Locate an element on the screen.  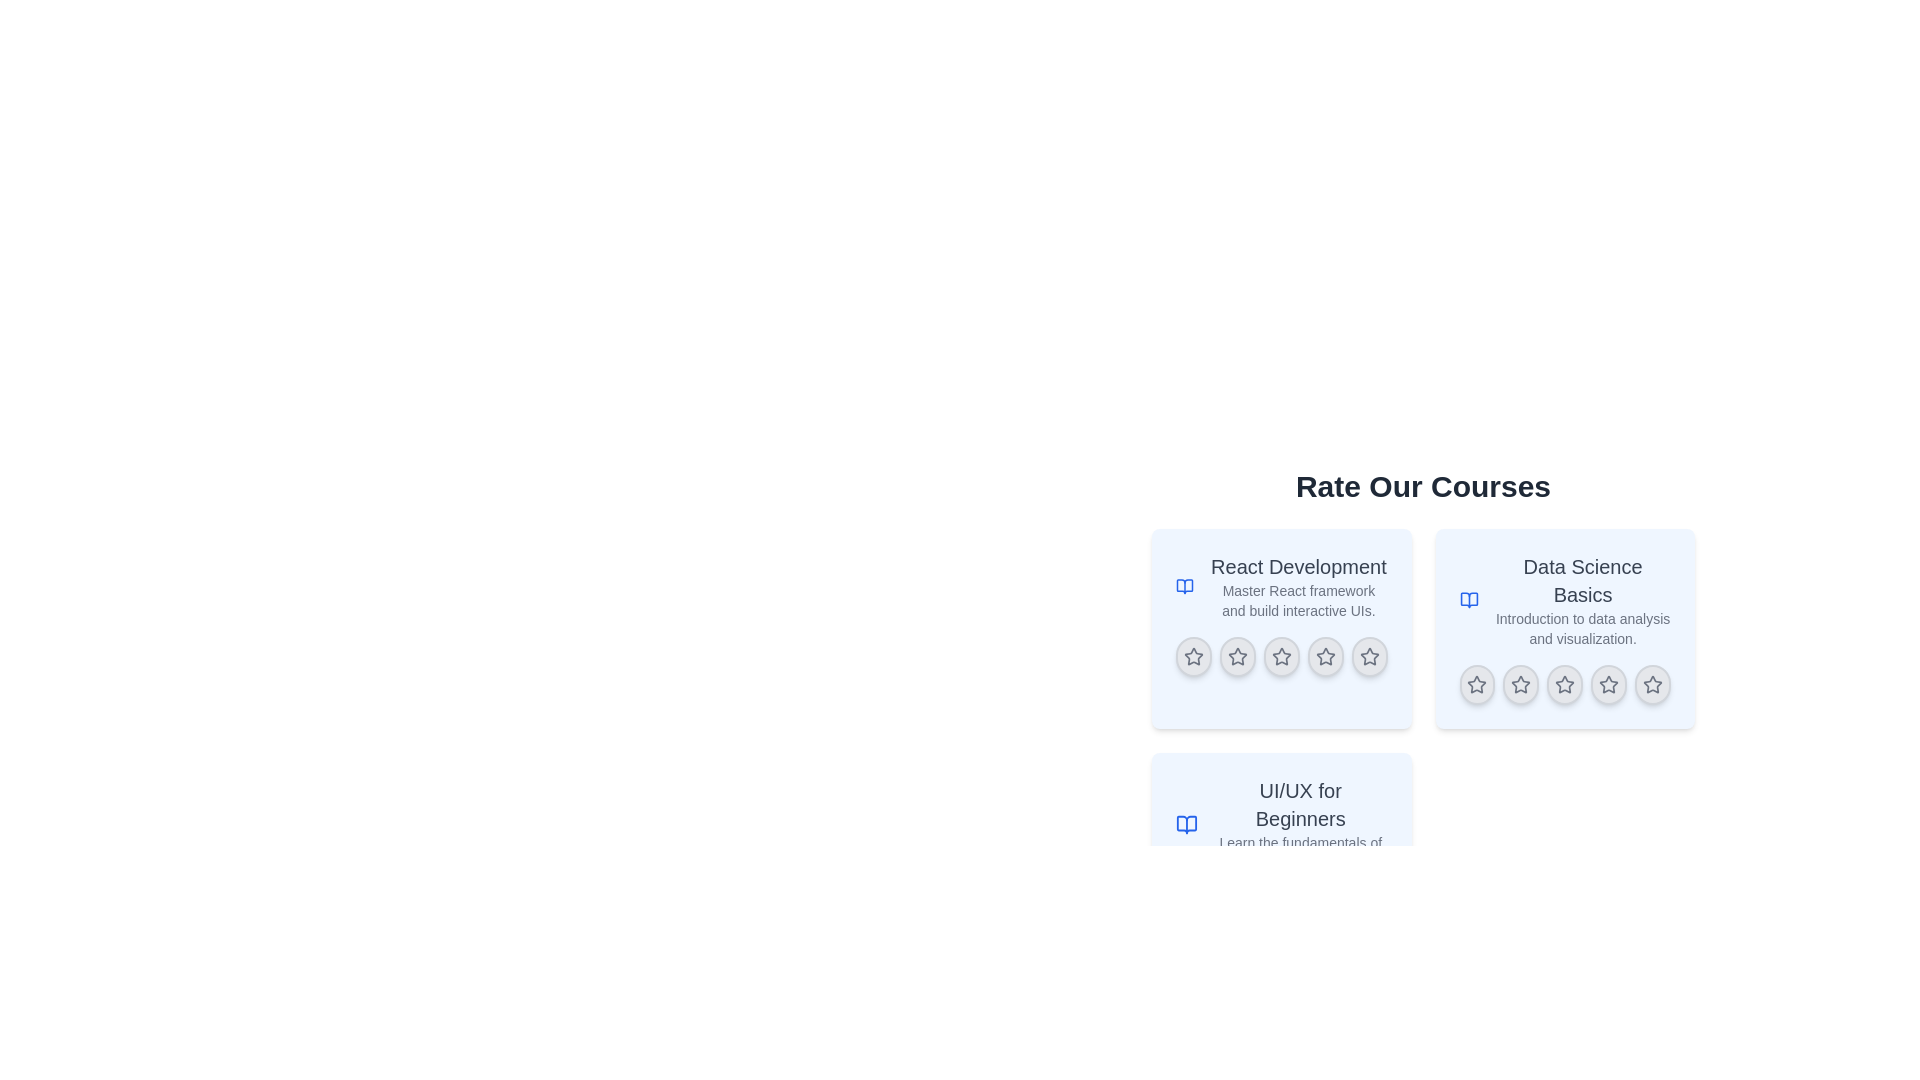
the star rating button located in the second rating row under the 'Data Science Basics' section is located at coordinates (1477, 684).